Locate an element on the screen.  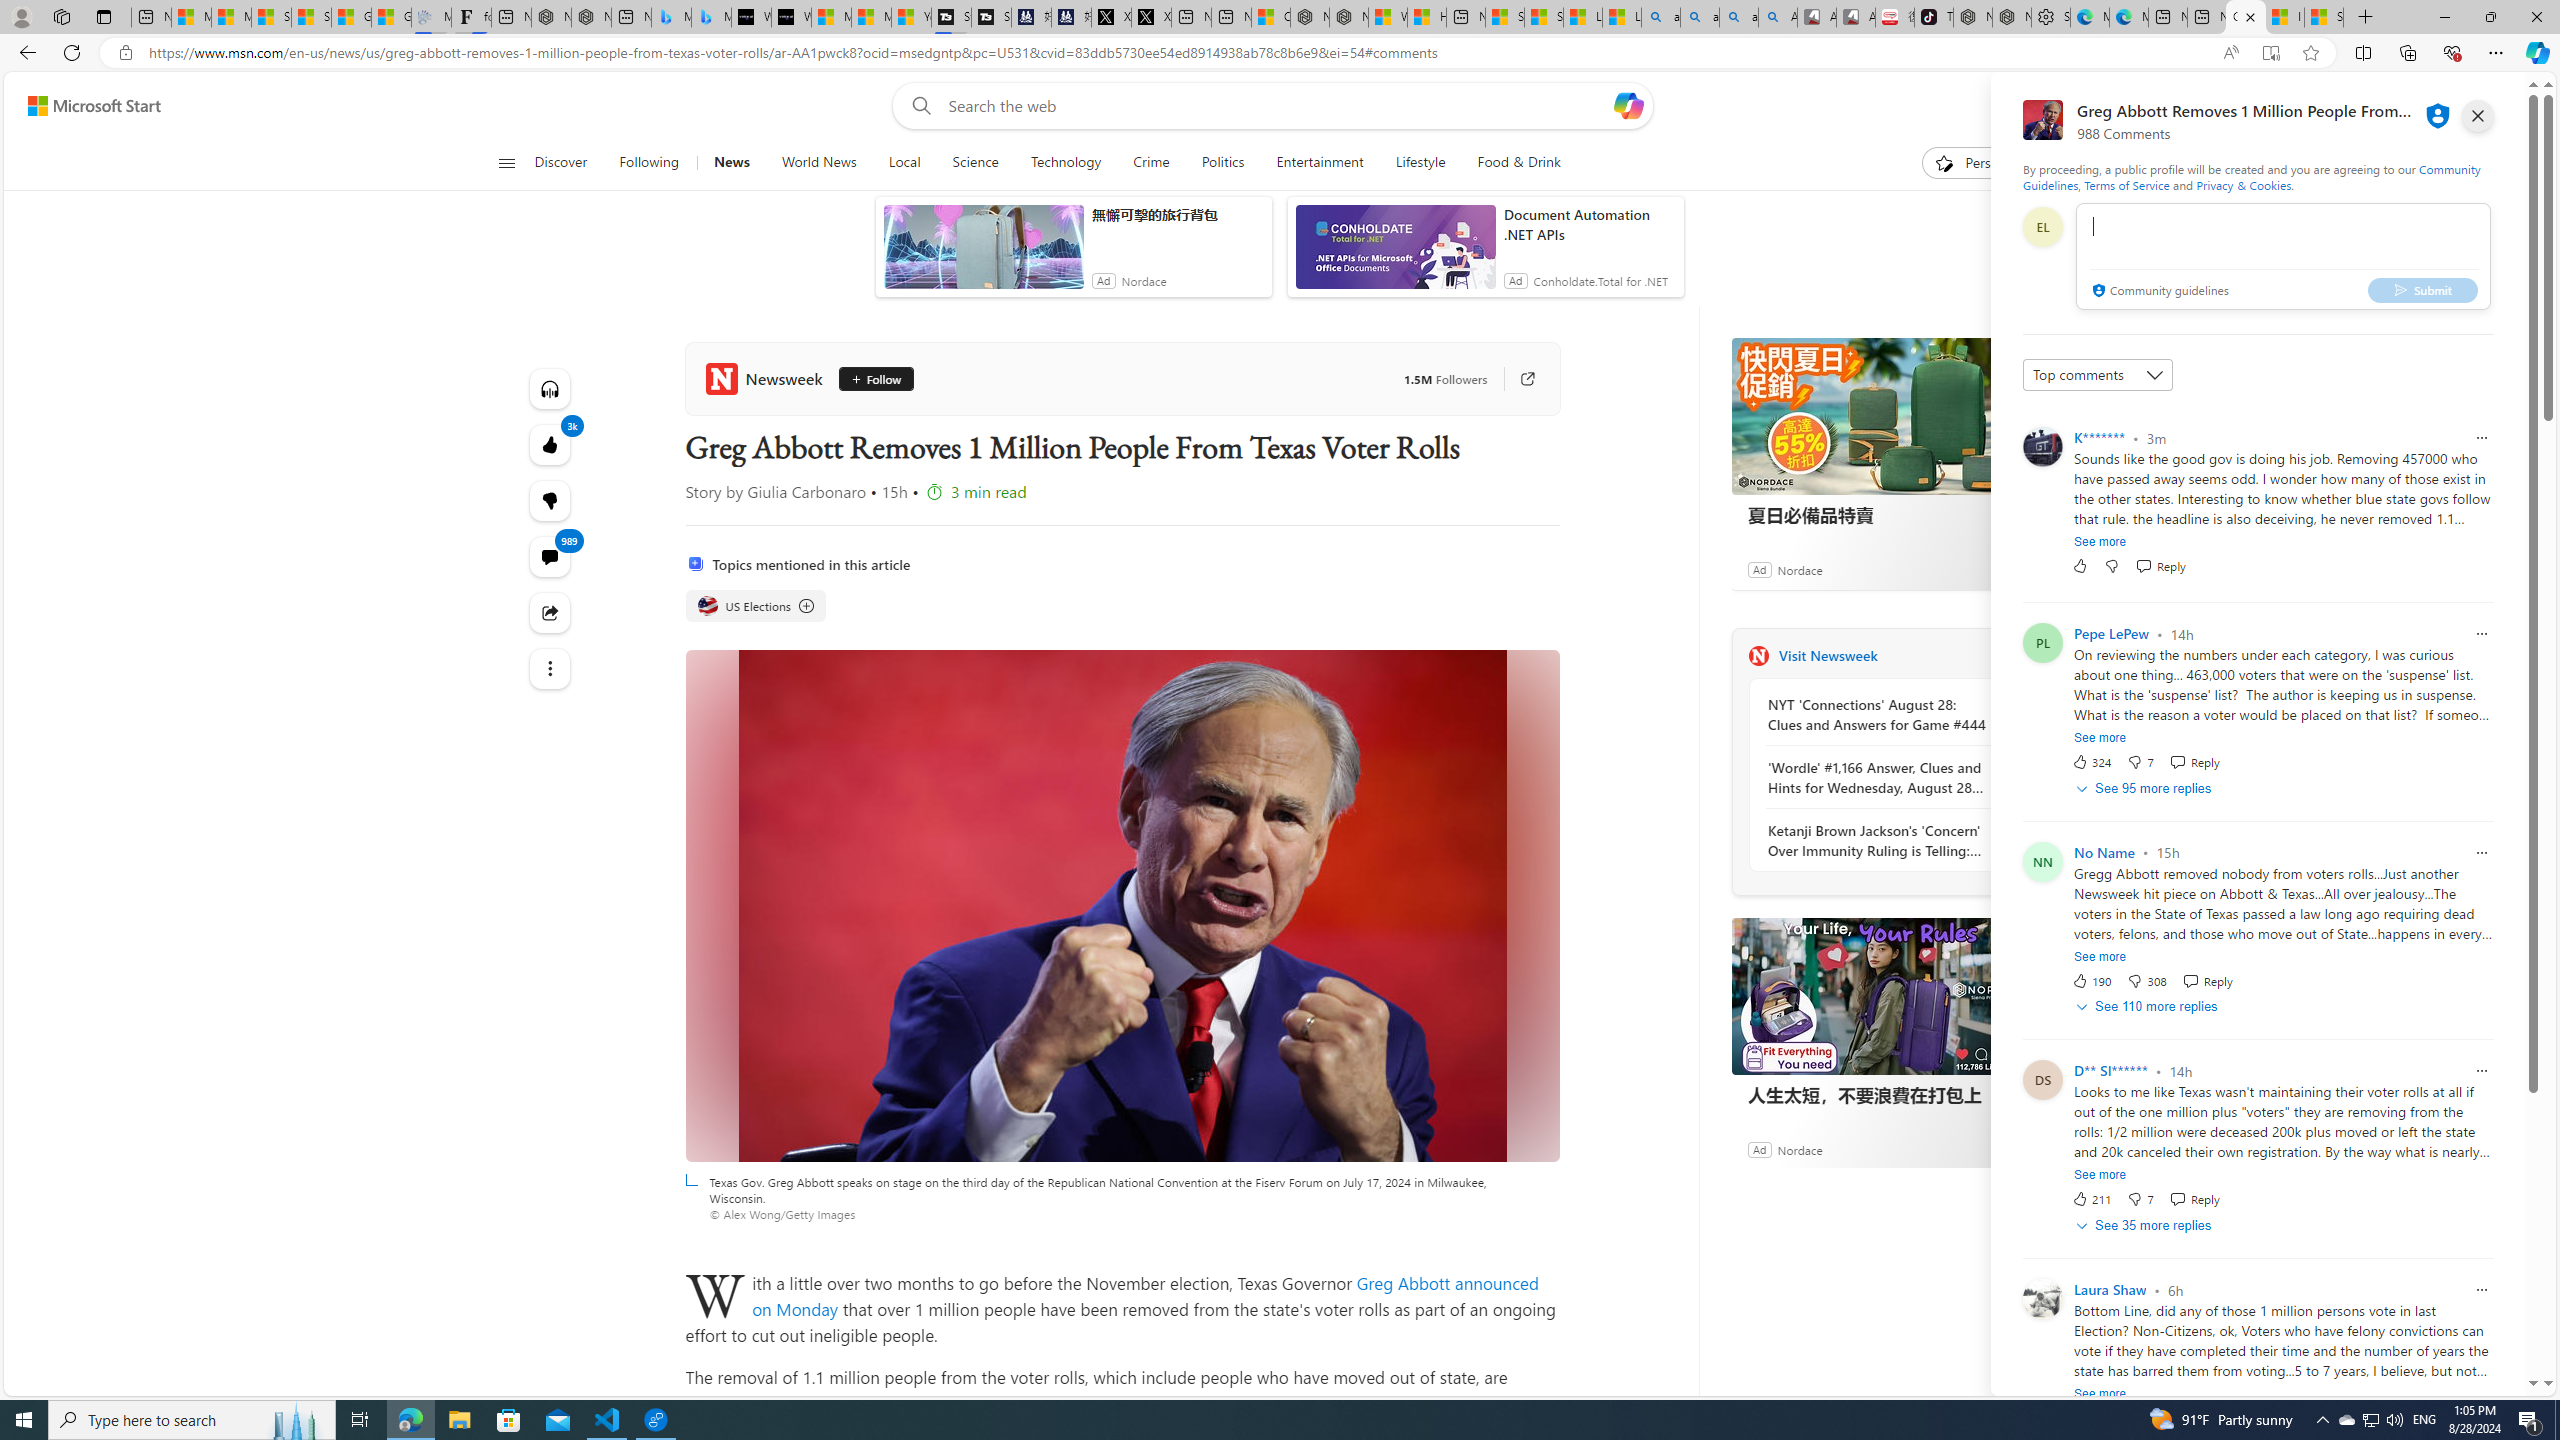
'anim-content' is located at coordinates (1394, 253).